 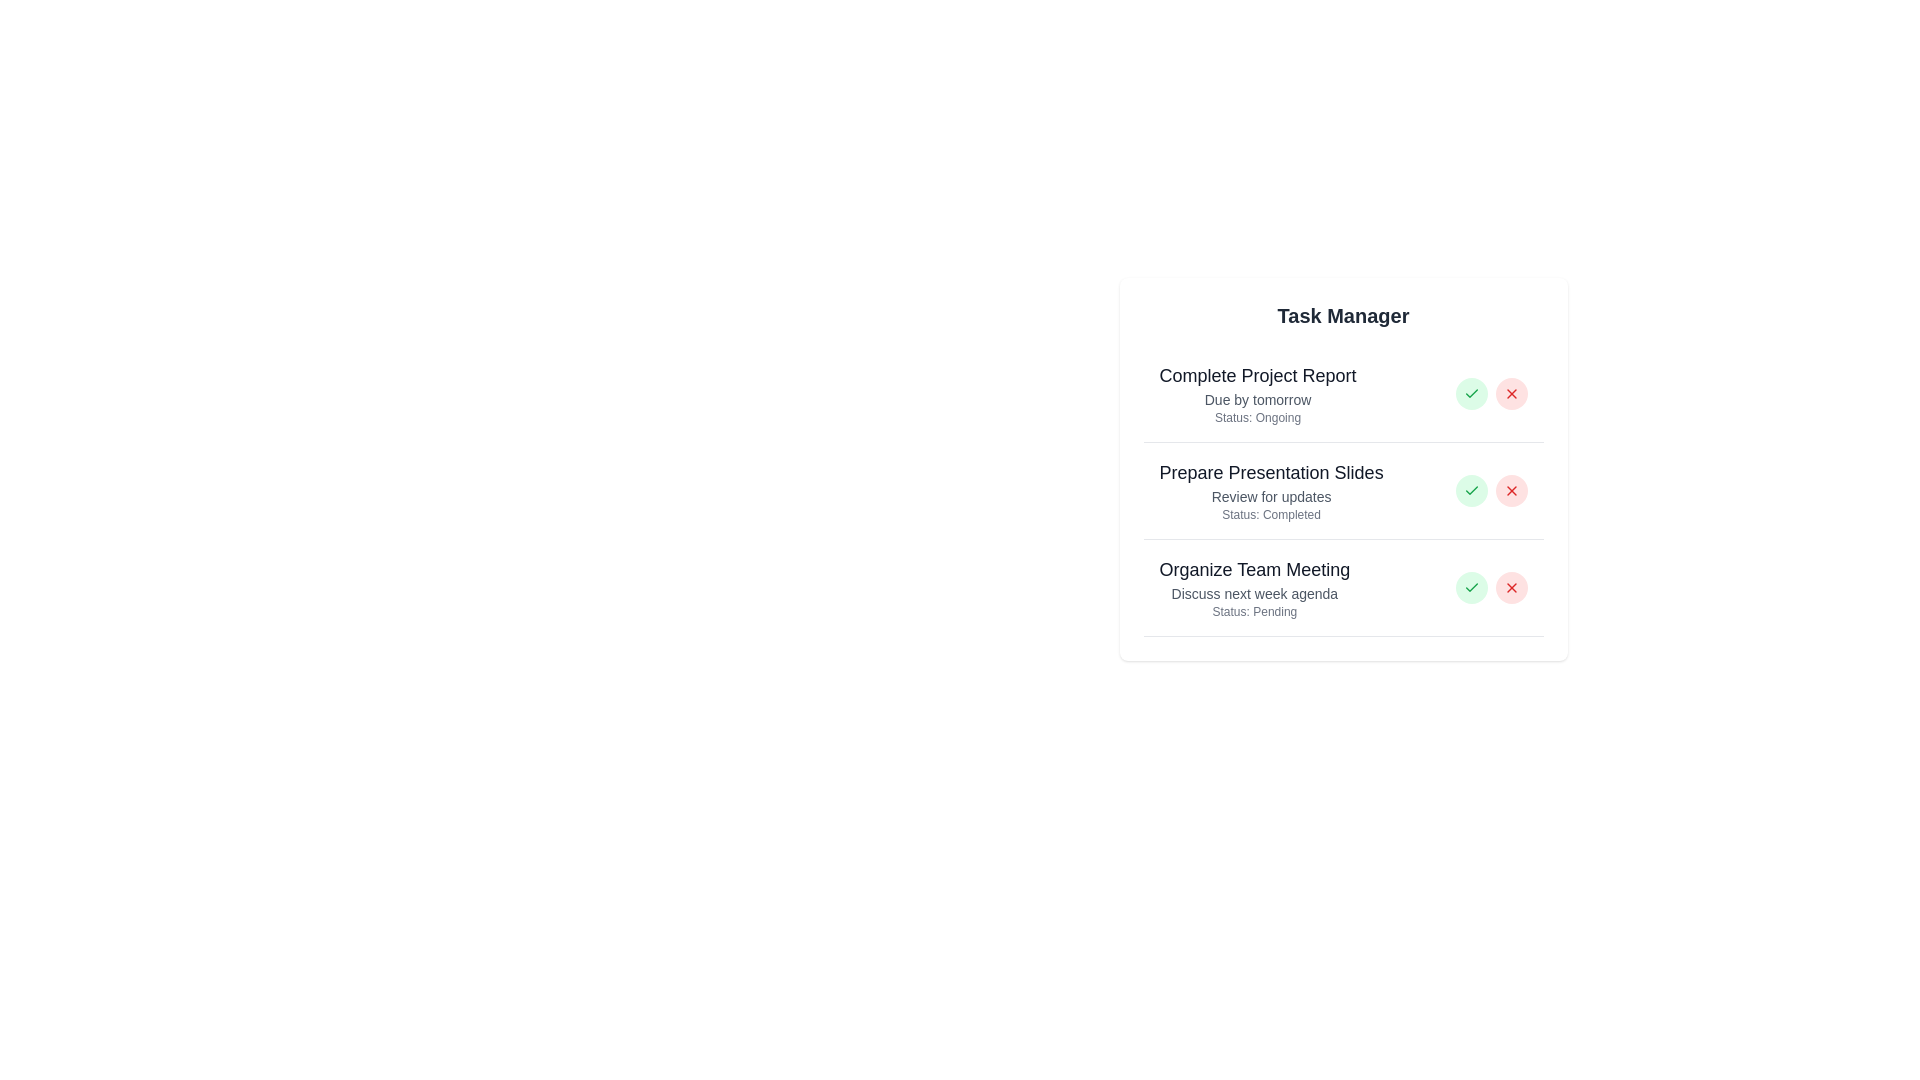 I want to click on the green 'complete' button with a checkmark icon located in the task list interface under 'Prepare Presentation Slides', so click(x=1471, y=490).